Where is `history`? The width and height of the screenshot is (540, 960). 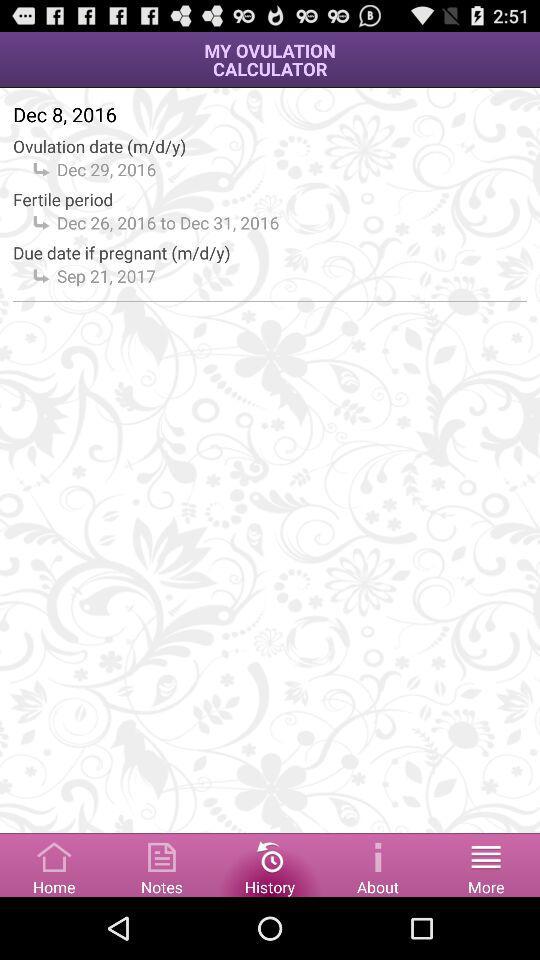
history is located at coordinates (270, 863).